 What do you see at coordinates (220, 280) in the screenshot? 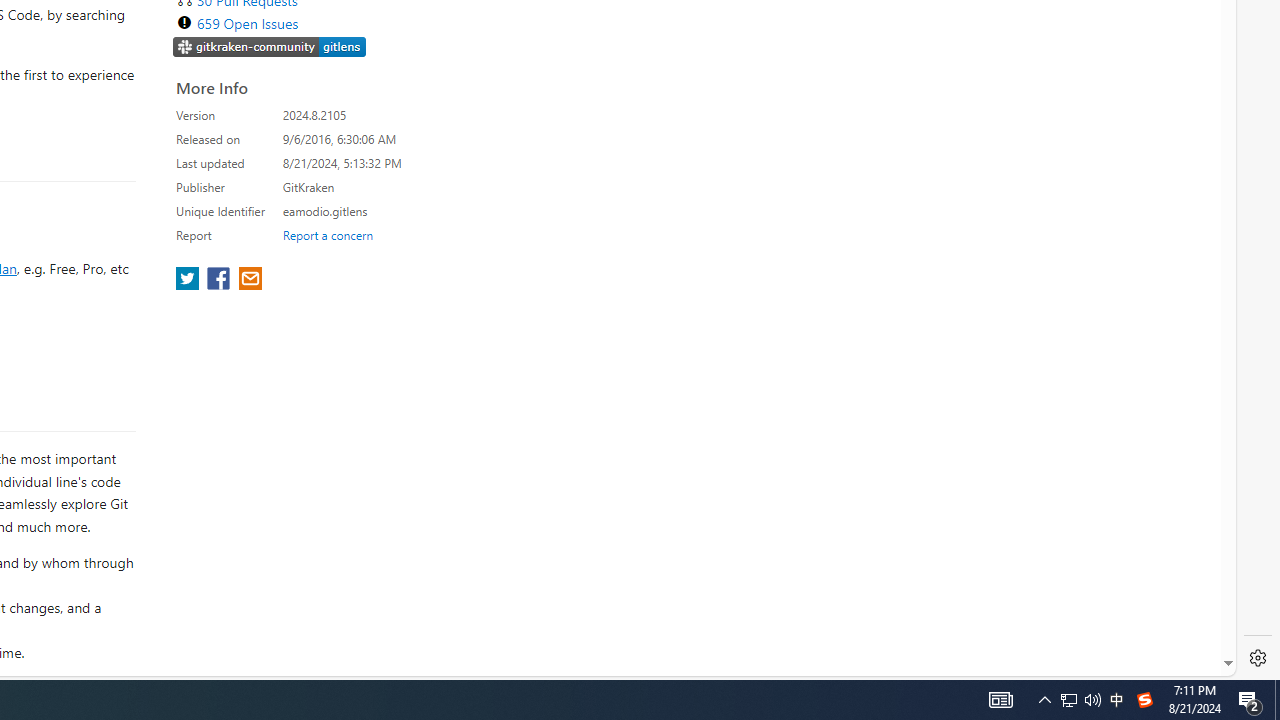
I see `'share extension on facebook'` at bounding box center [220, 280].